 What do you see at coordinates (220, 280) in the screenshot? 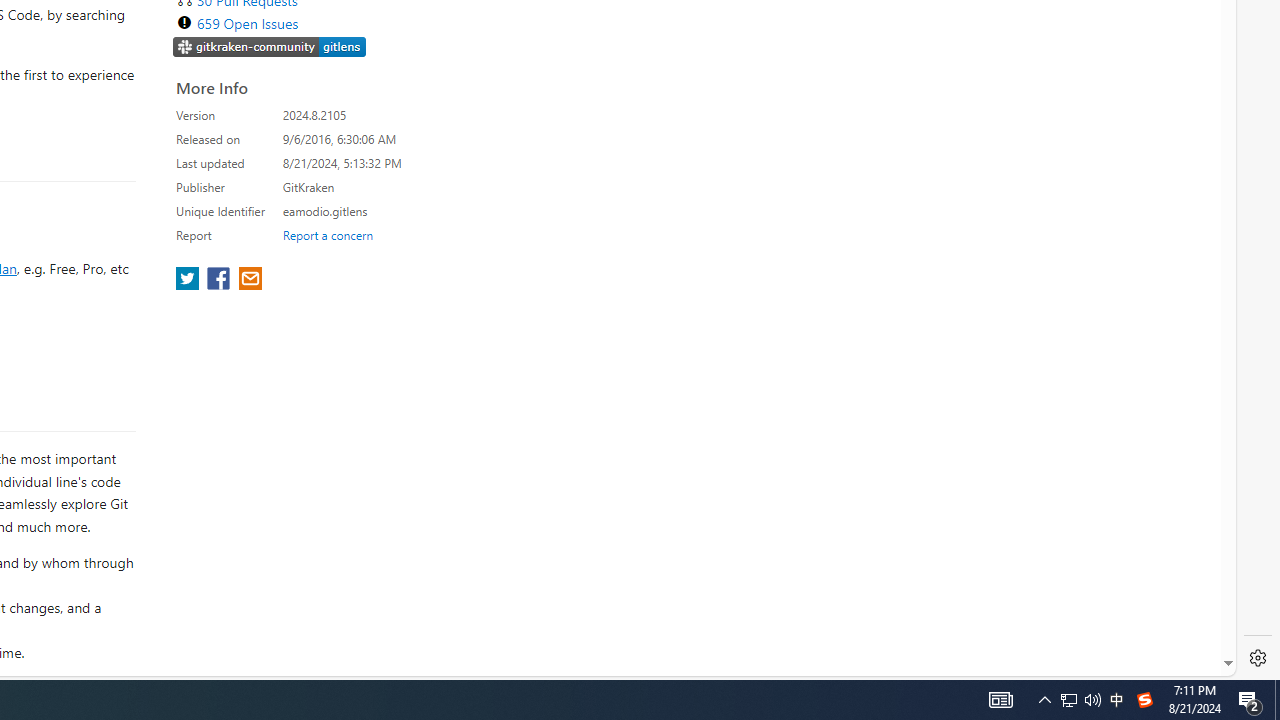
I see `'share extension on facebook'` at bounding box center [220, 280].